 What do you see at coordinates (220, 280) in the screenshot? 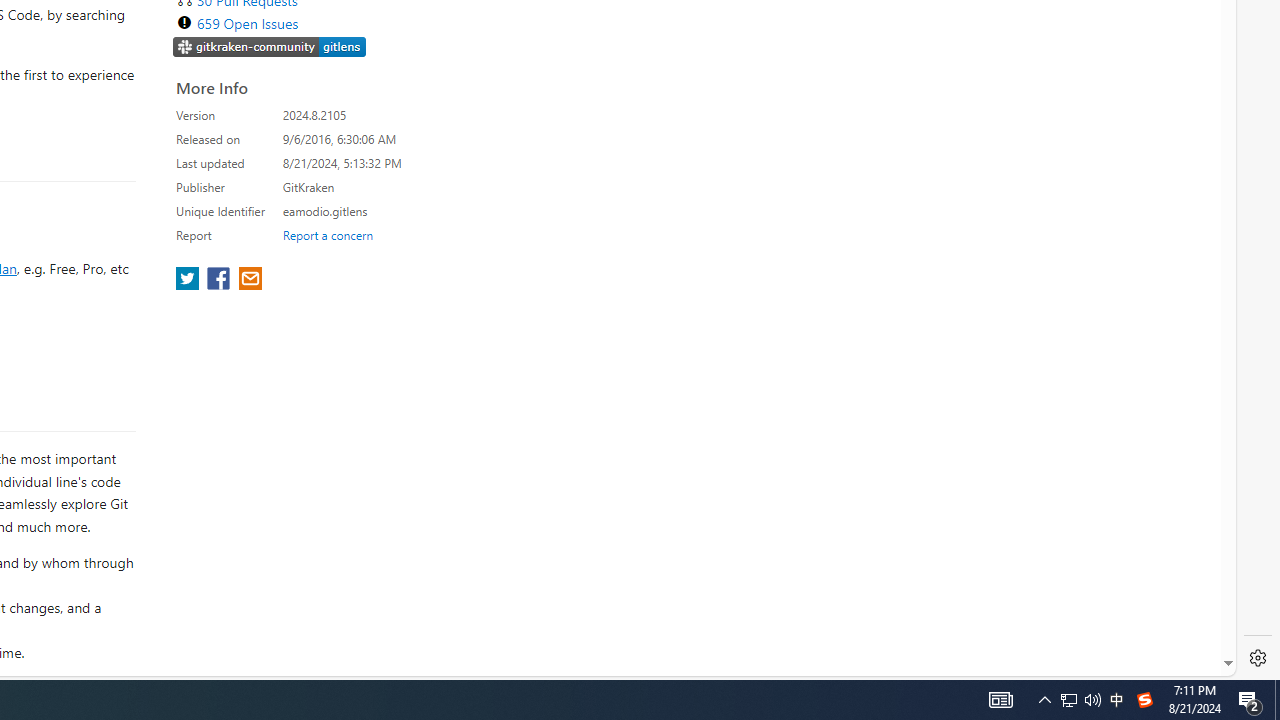
I see `'share extension on facebook'` at bounding box center [220, 280].